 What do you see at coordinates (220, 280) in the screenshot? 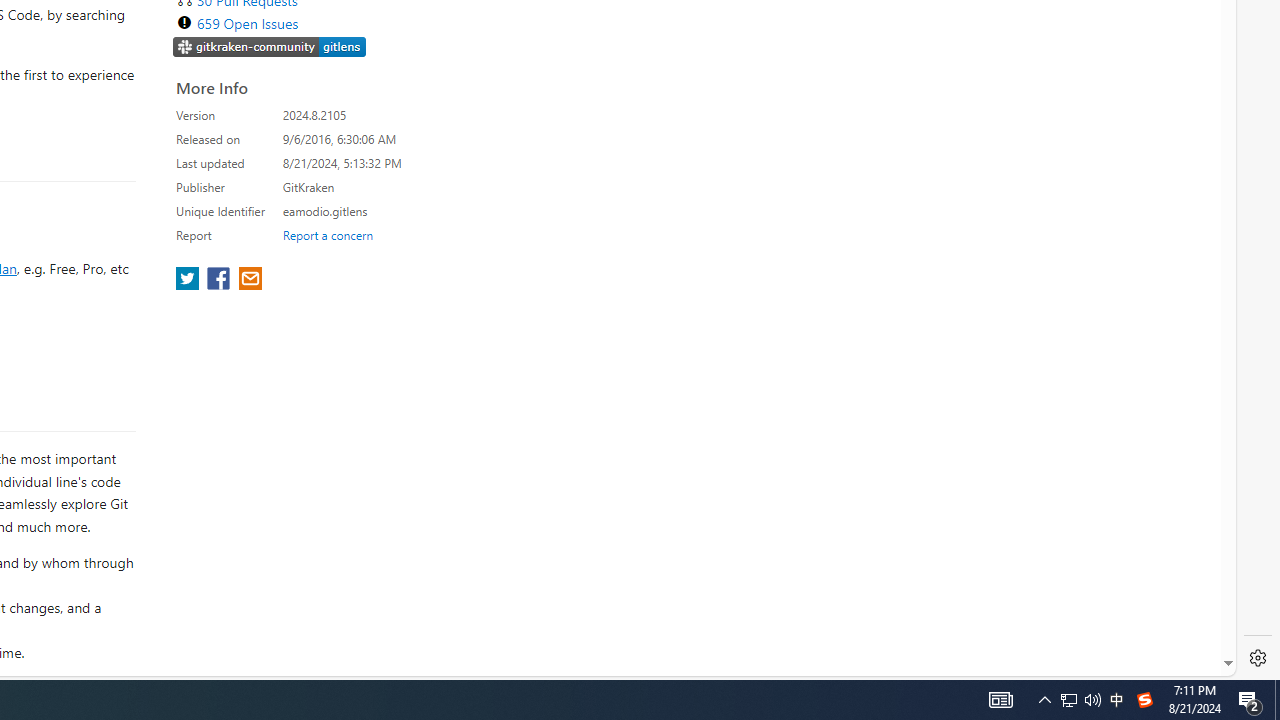
I see `'share extension on facebook'` at bounding box center [220, 280].